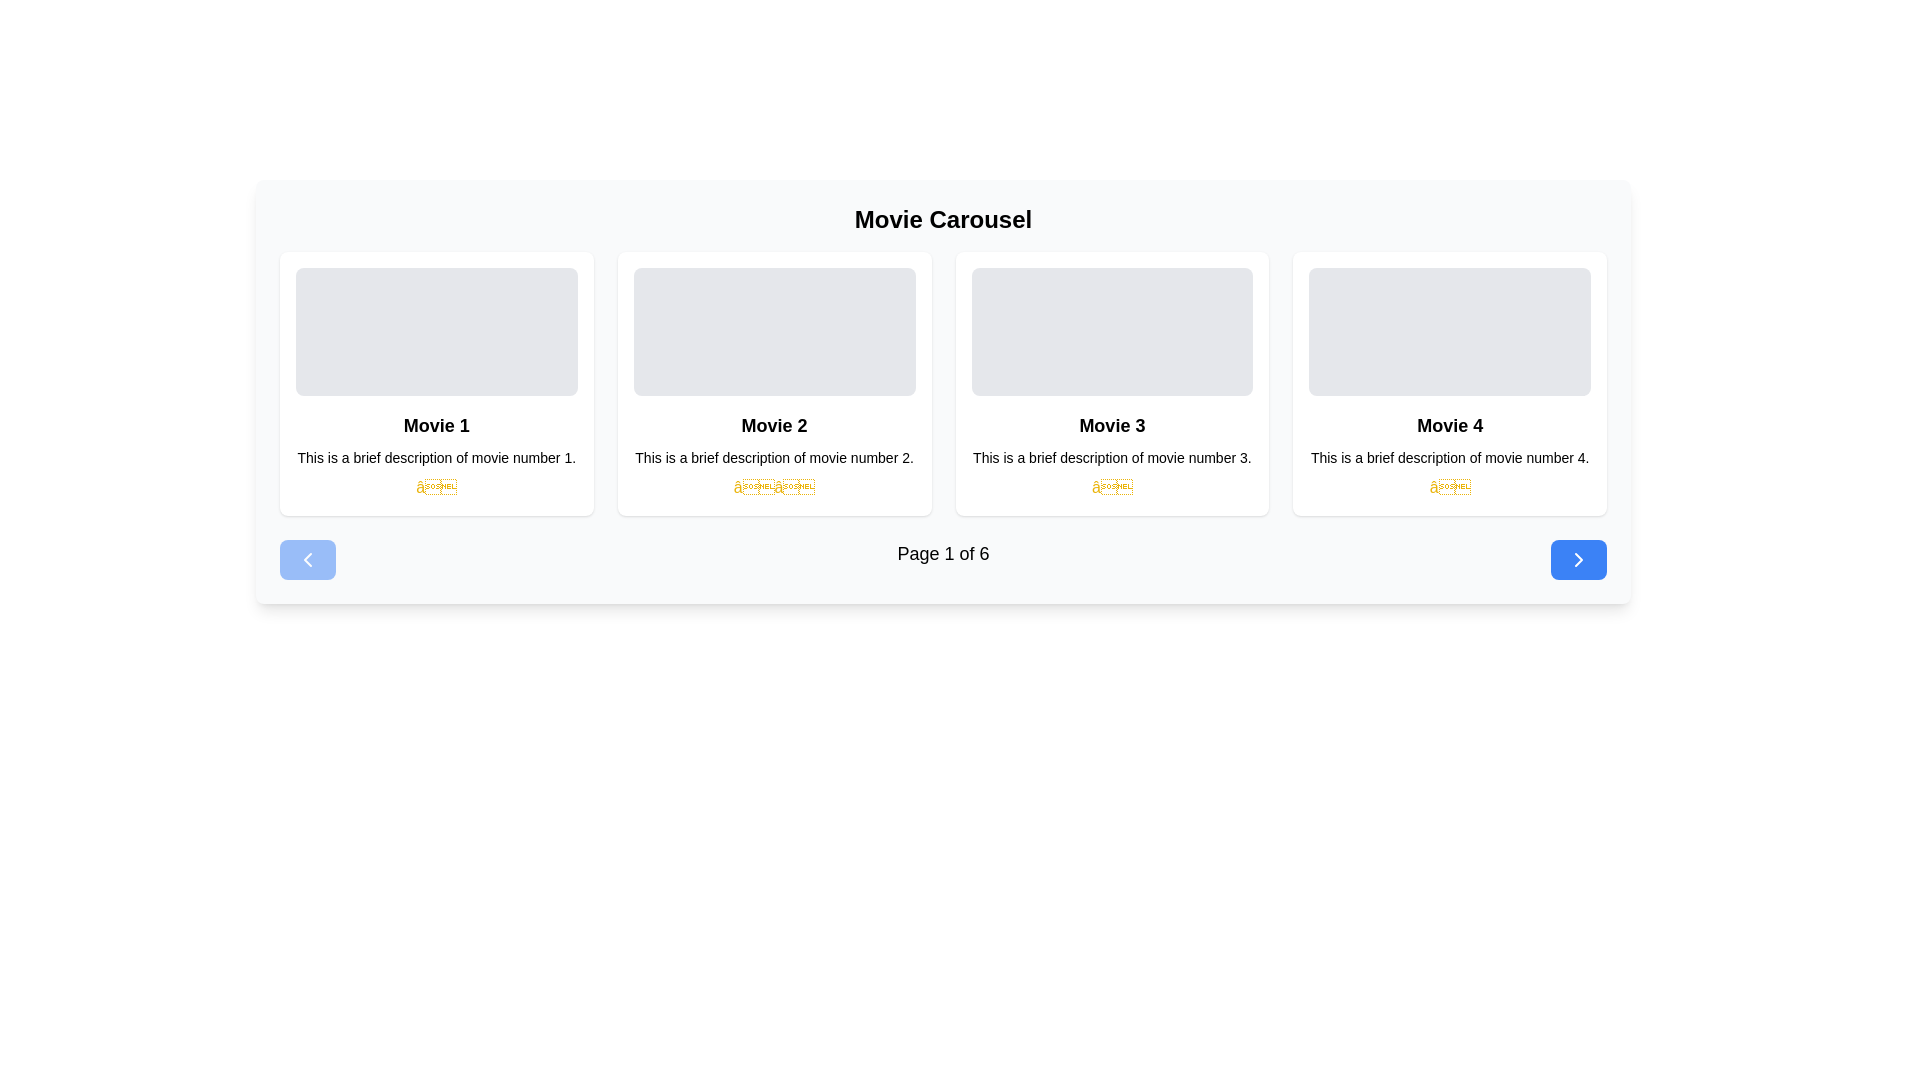 This screenshot has width=1920, height=1080. What do you see at coordinates (1578, 559) in the screenshot?
I see `the blue rectangular button with rounded corners that contains a white chevron pointing right, located at the far right of the pagination information ('Page 1 of 6')` at bounding box center [1578, 559].